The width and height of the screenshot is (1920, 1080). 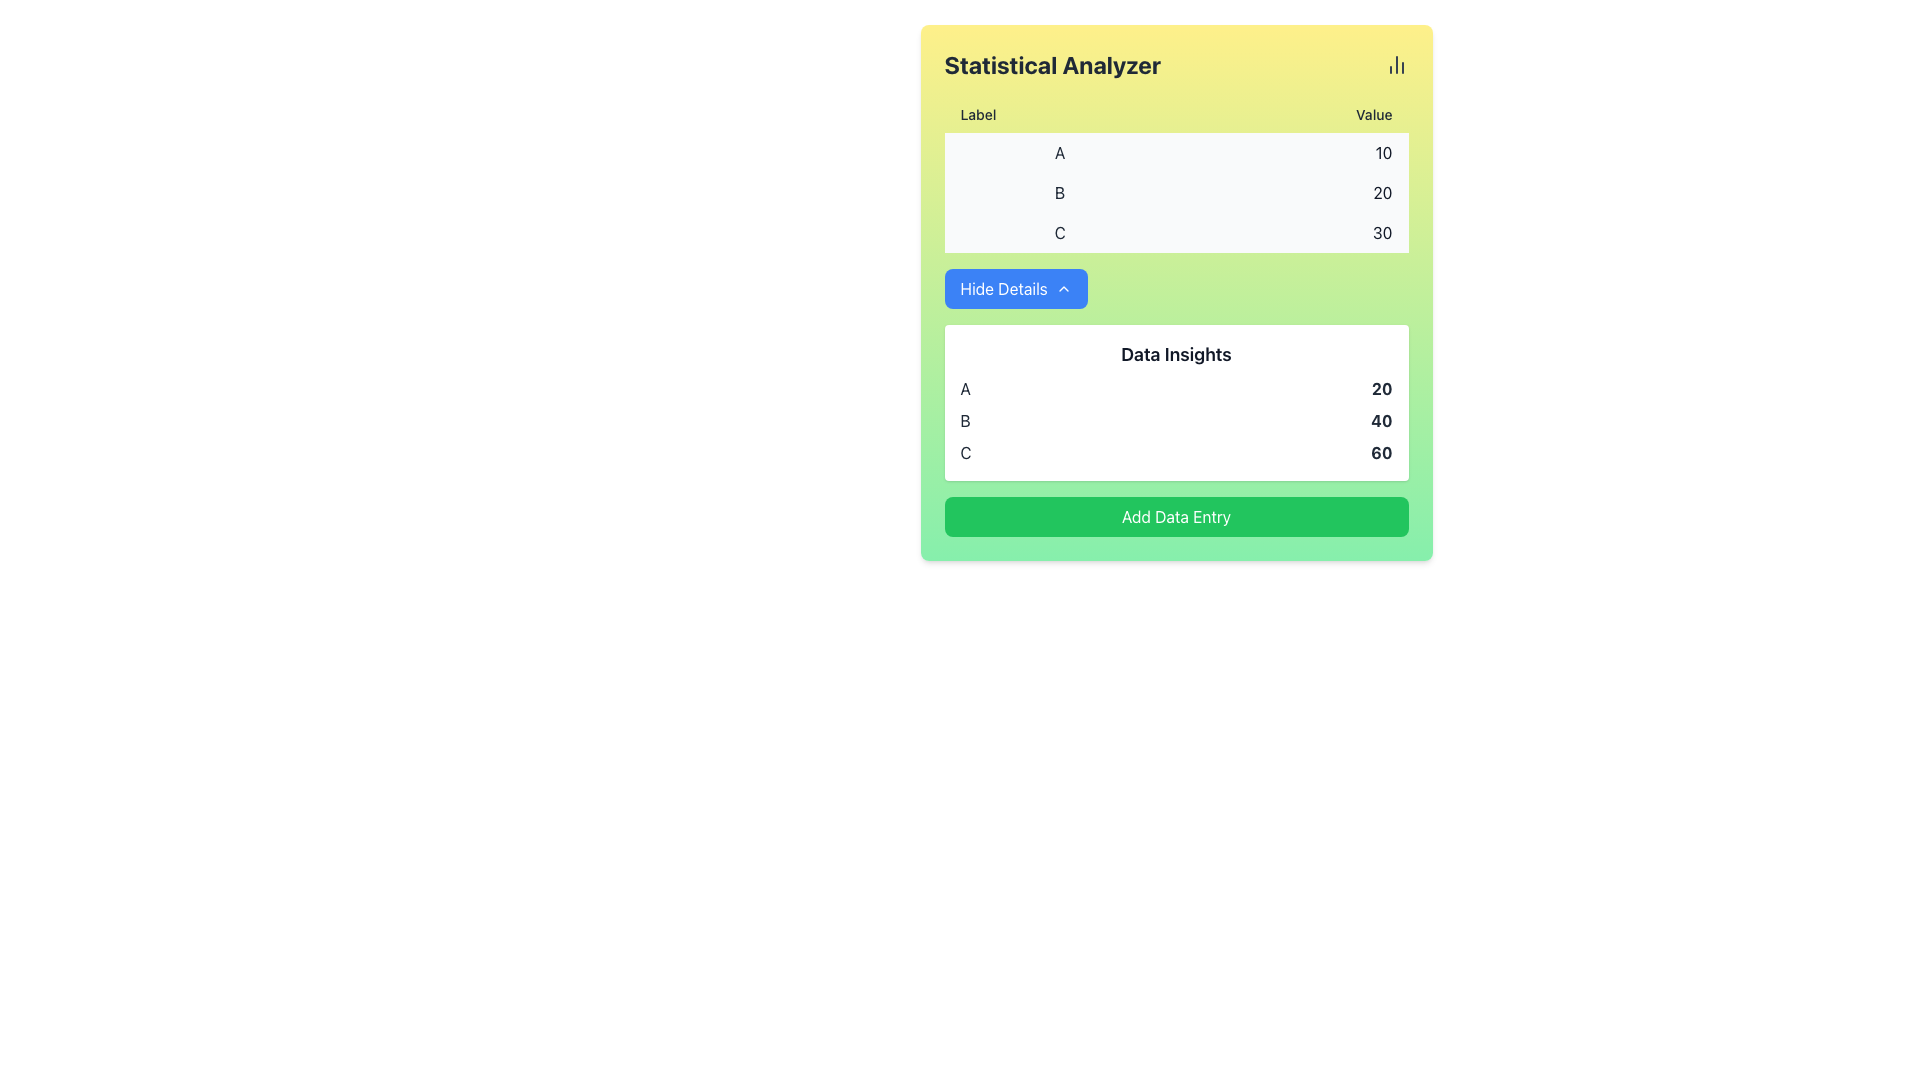 What do you see at coordinates (1059, 192) in the screenshot?
I see `the bold letter 'B' label, which is styled in gray and positioned in the middle row of a grid layout, between labels 'A' and 'C'` at bounding box center [1059, 192].